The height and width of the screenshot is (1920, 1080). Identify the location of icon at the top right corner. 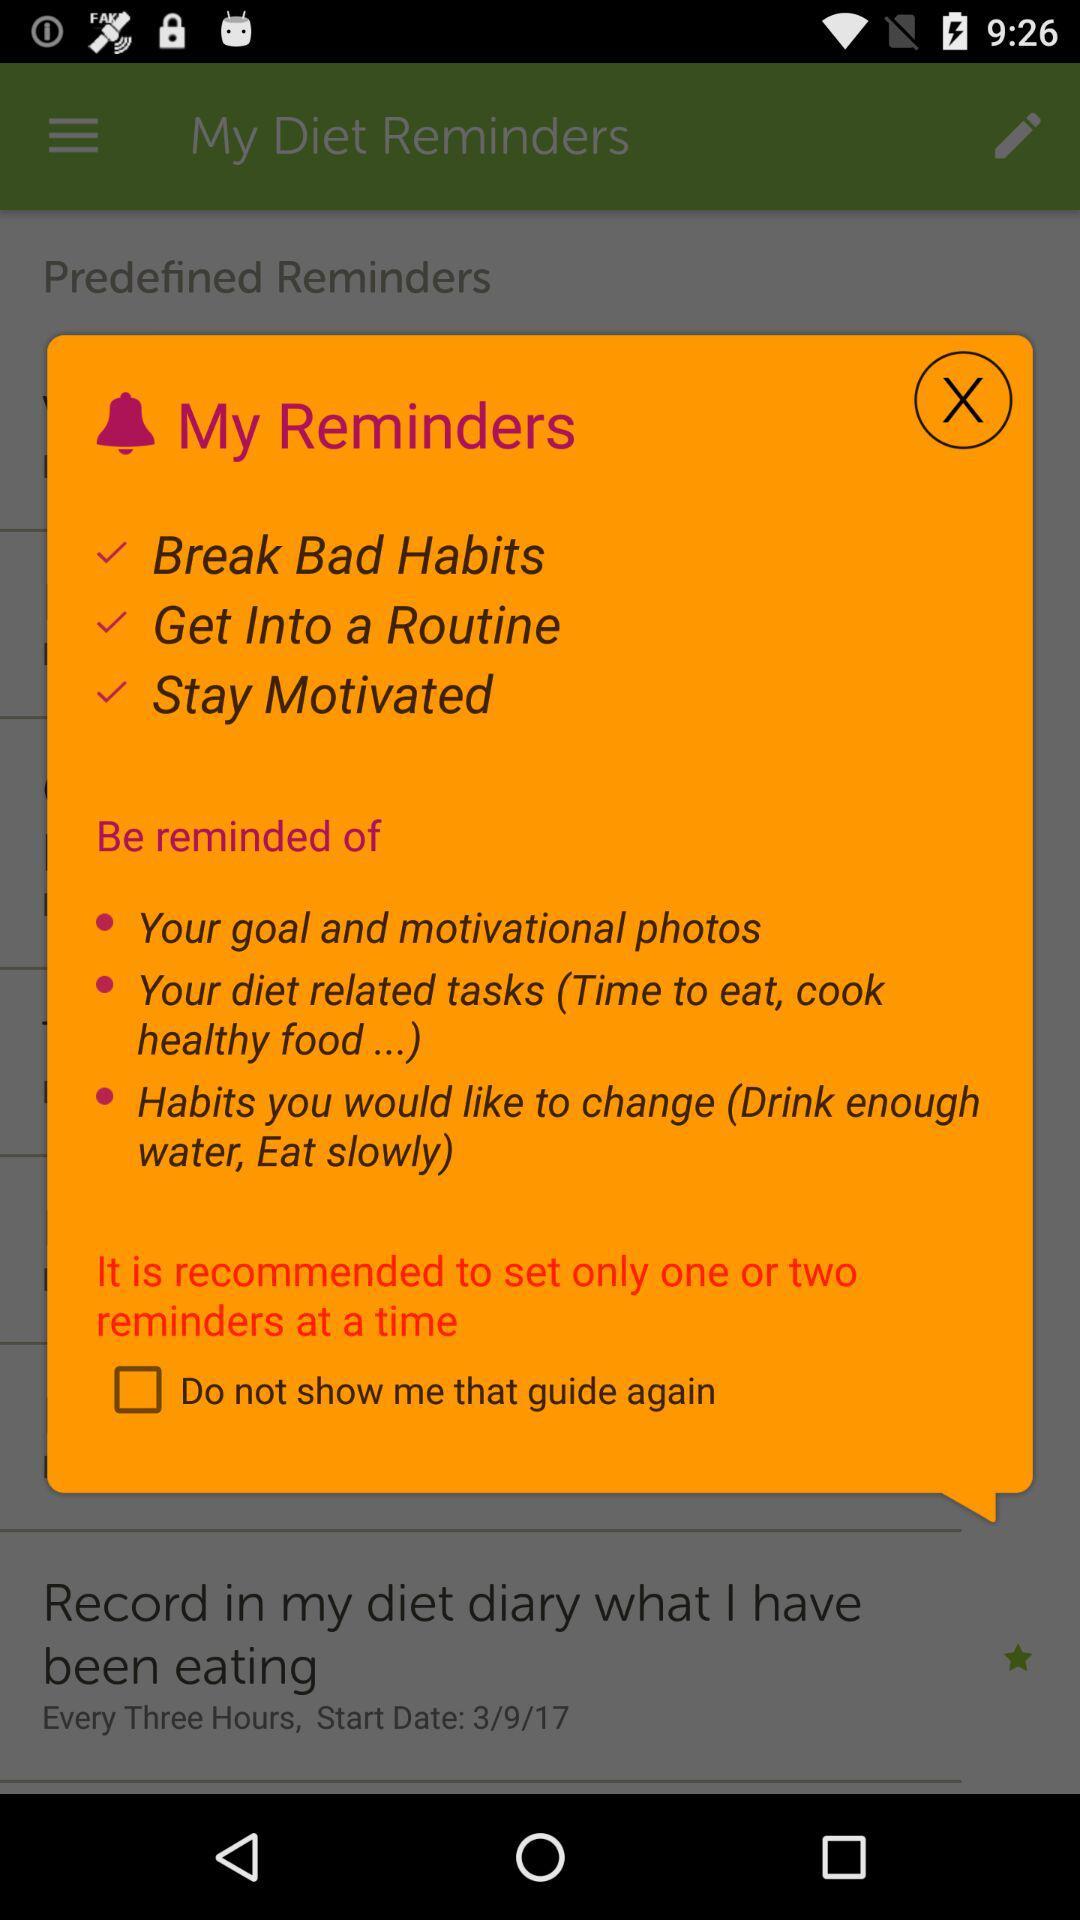
(962, 400).